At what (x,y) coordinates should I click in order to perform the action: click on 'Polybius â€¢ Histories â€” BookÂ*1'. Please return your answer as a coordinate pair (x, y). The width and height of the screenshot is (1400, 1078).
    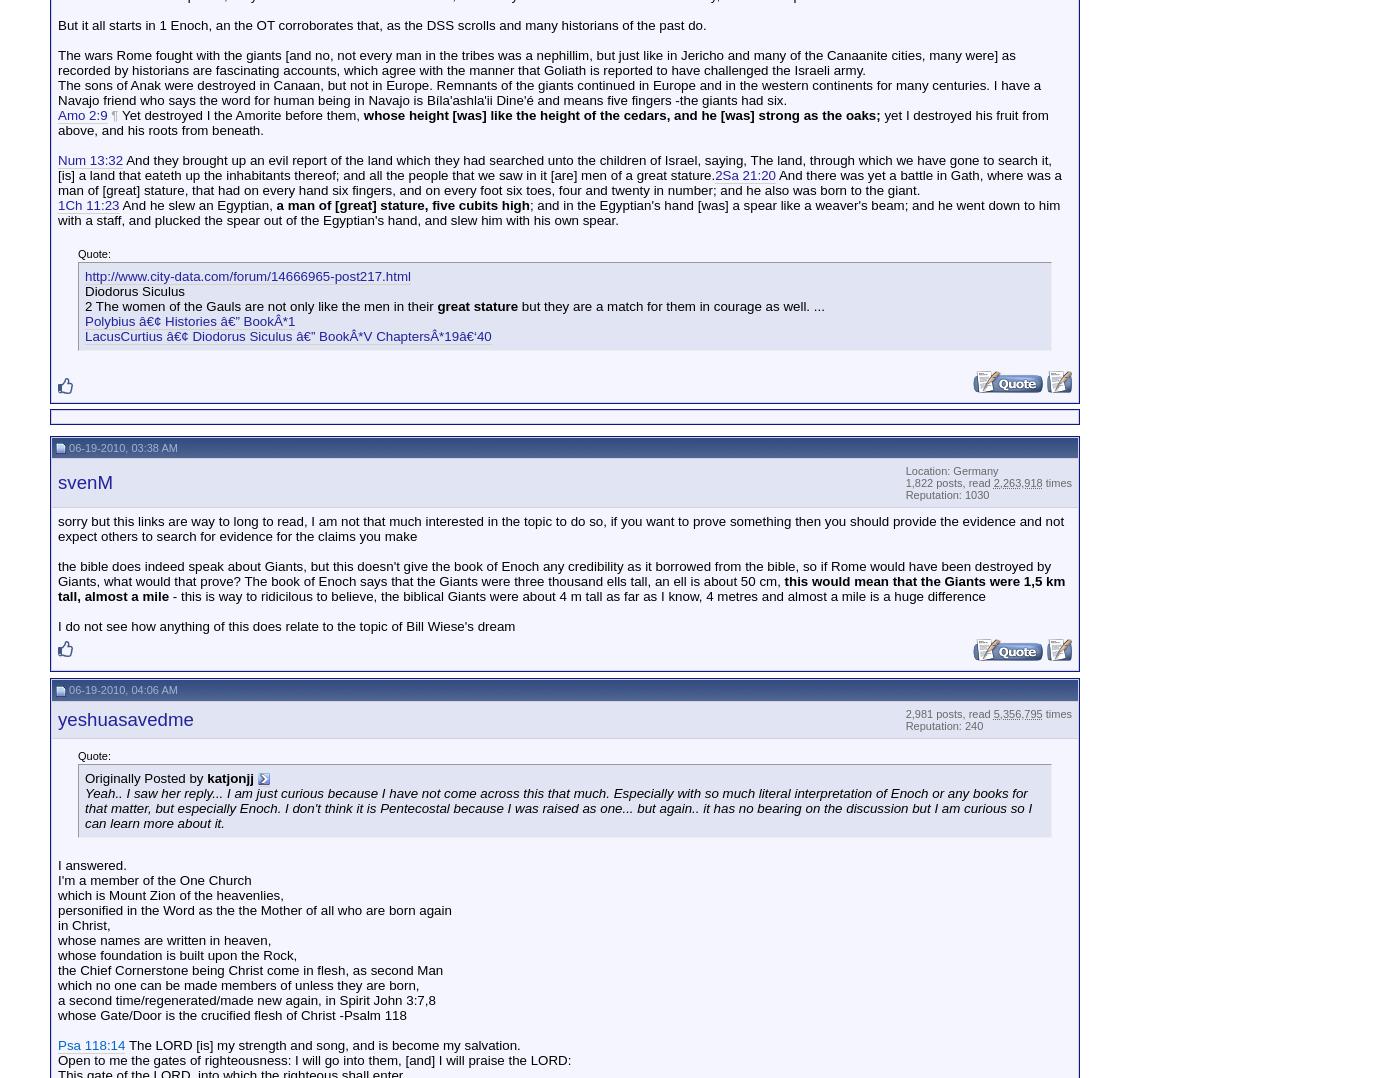
    Looking at the image, I should click on (189, 319).